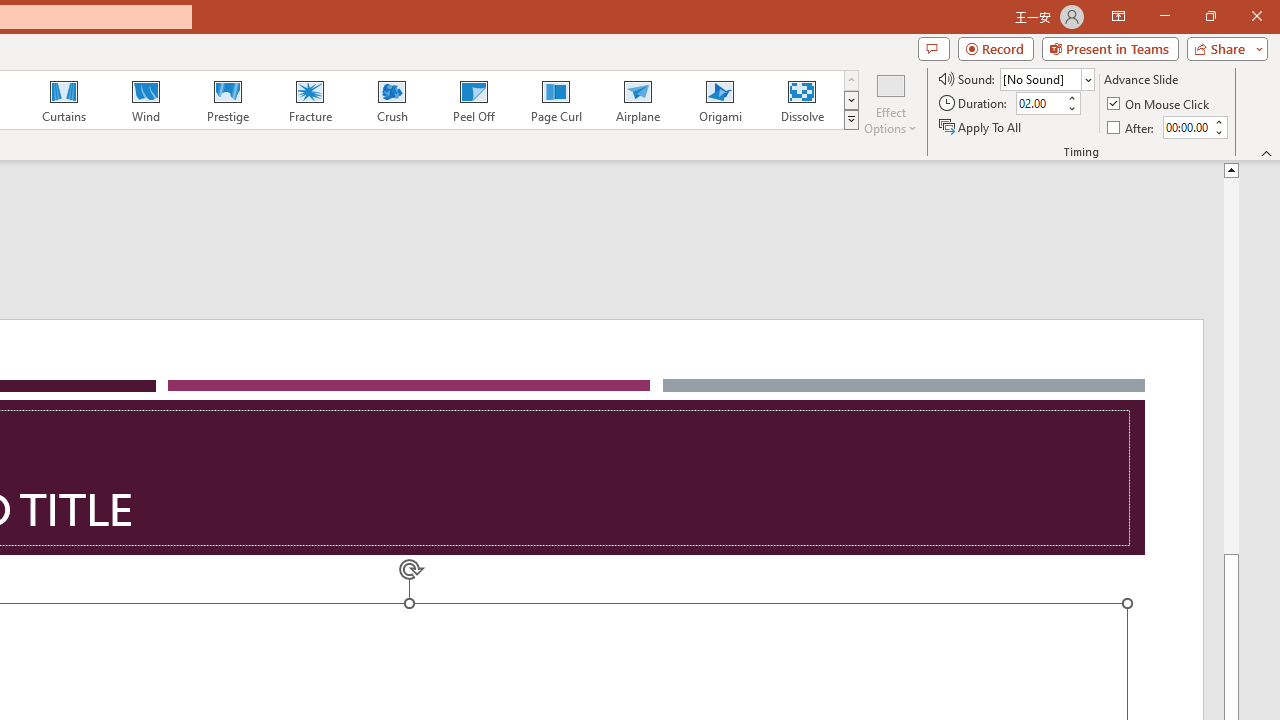 This screenshot has width=1280, height=720. What do you see at coordinates (308, 100) in the screenshot?
I see `'Fracture'` at bounding box center [308, 100].